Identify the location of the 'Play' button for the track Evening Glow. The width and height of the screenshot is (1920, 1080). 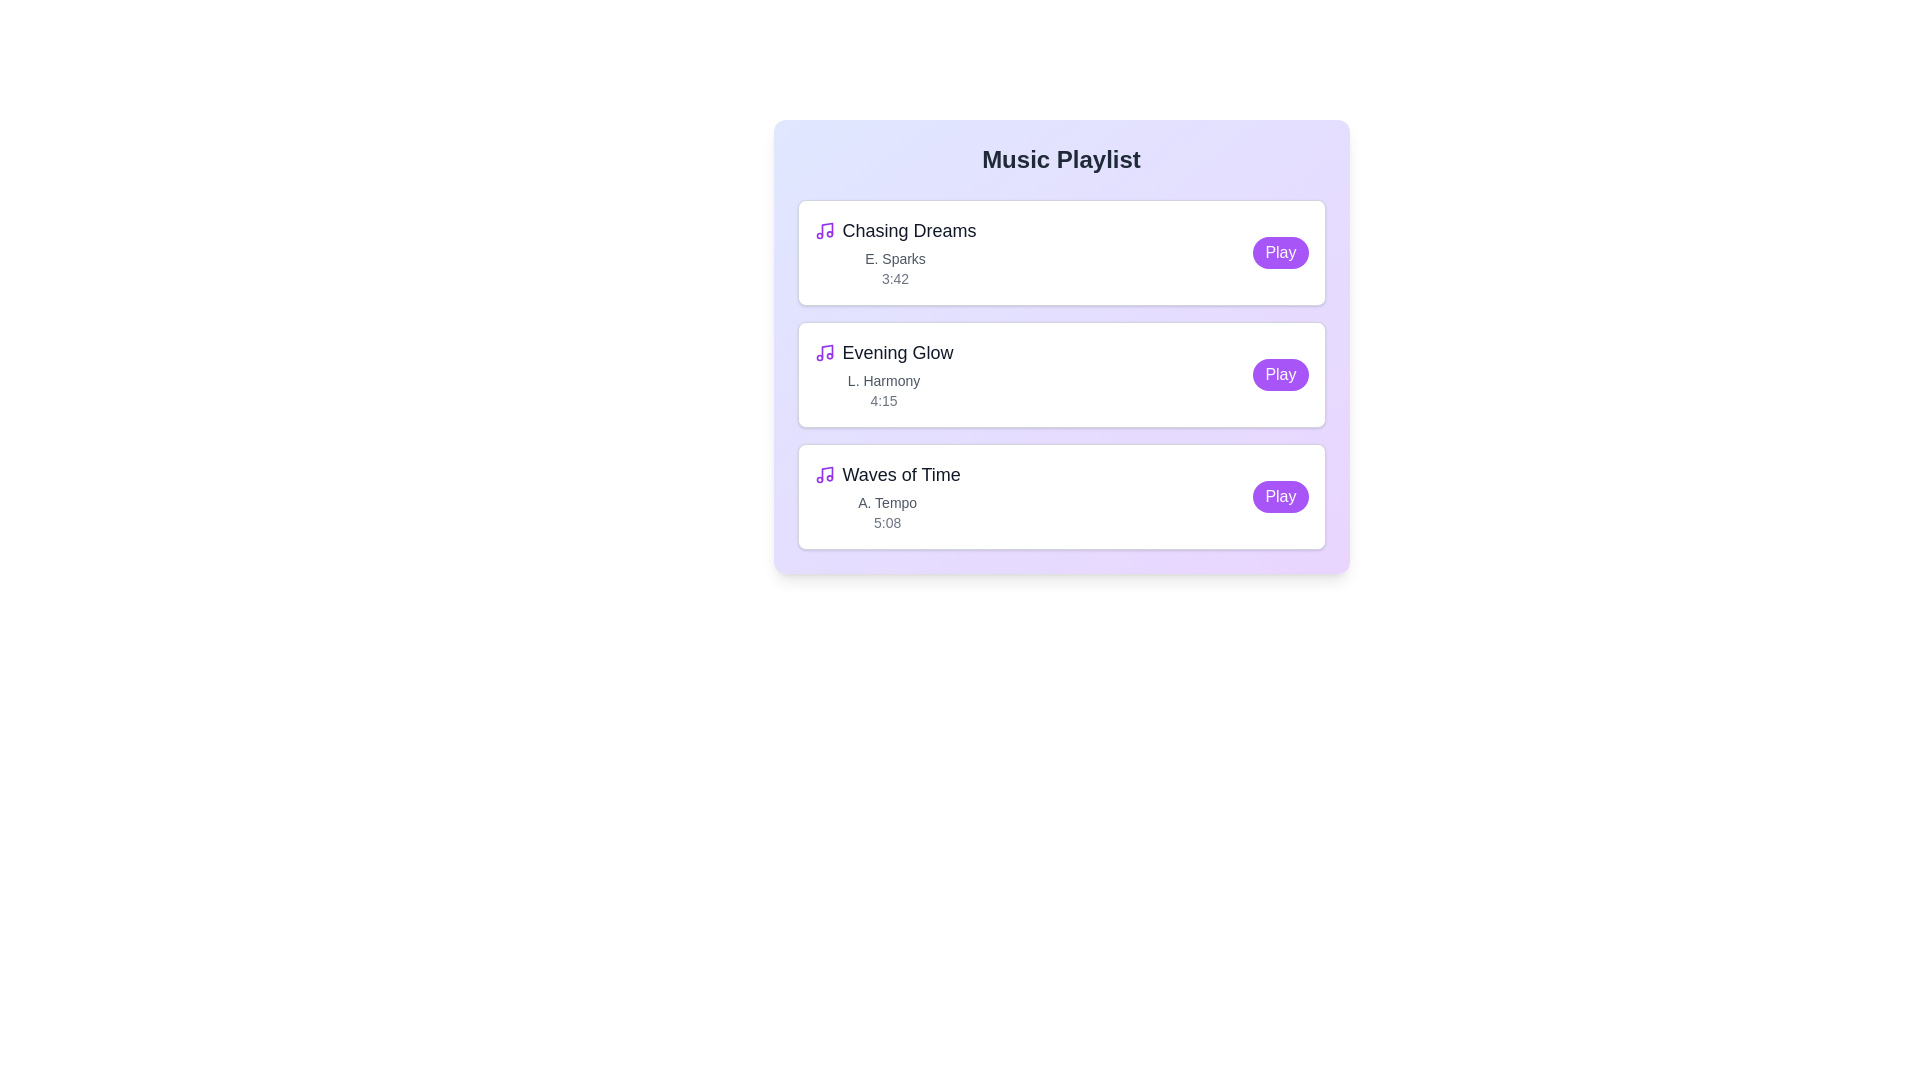
(1281, 374).